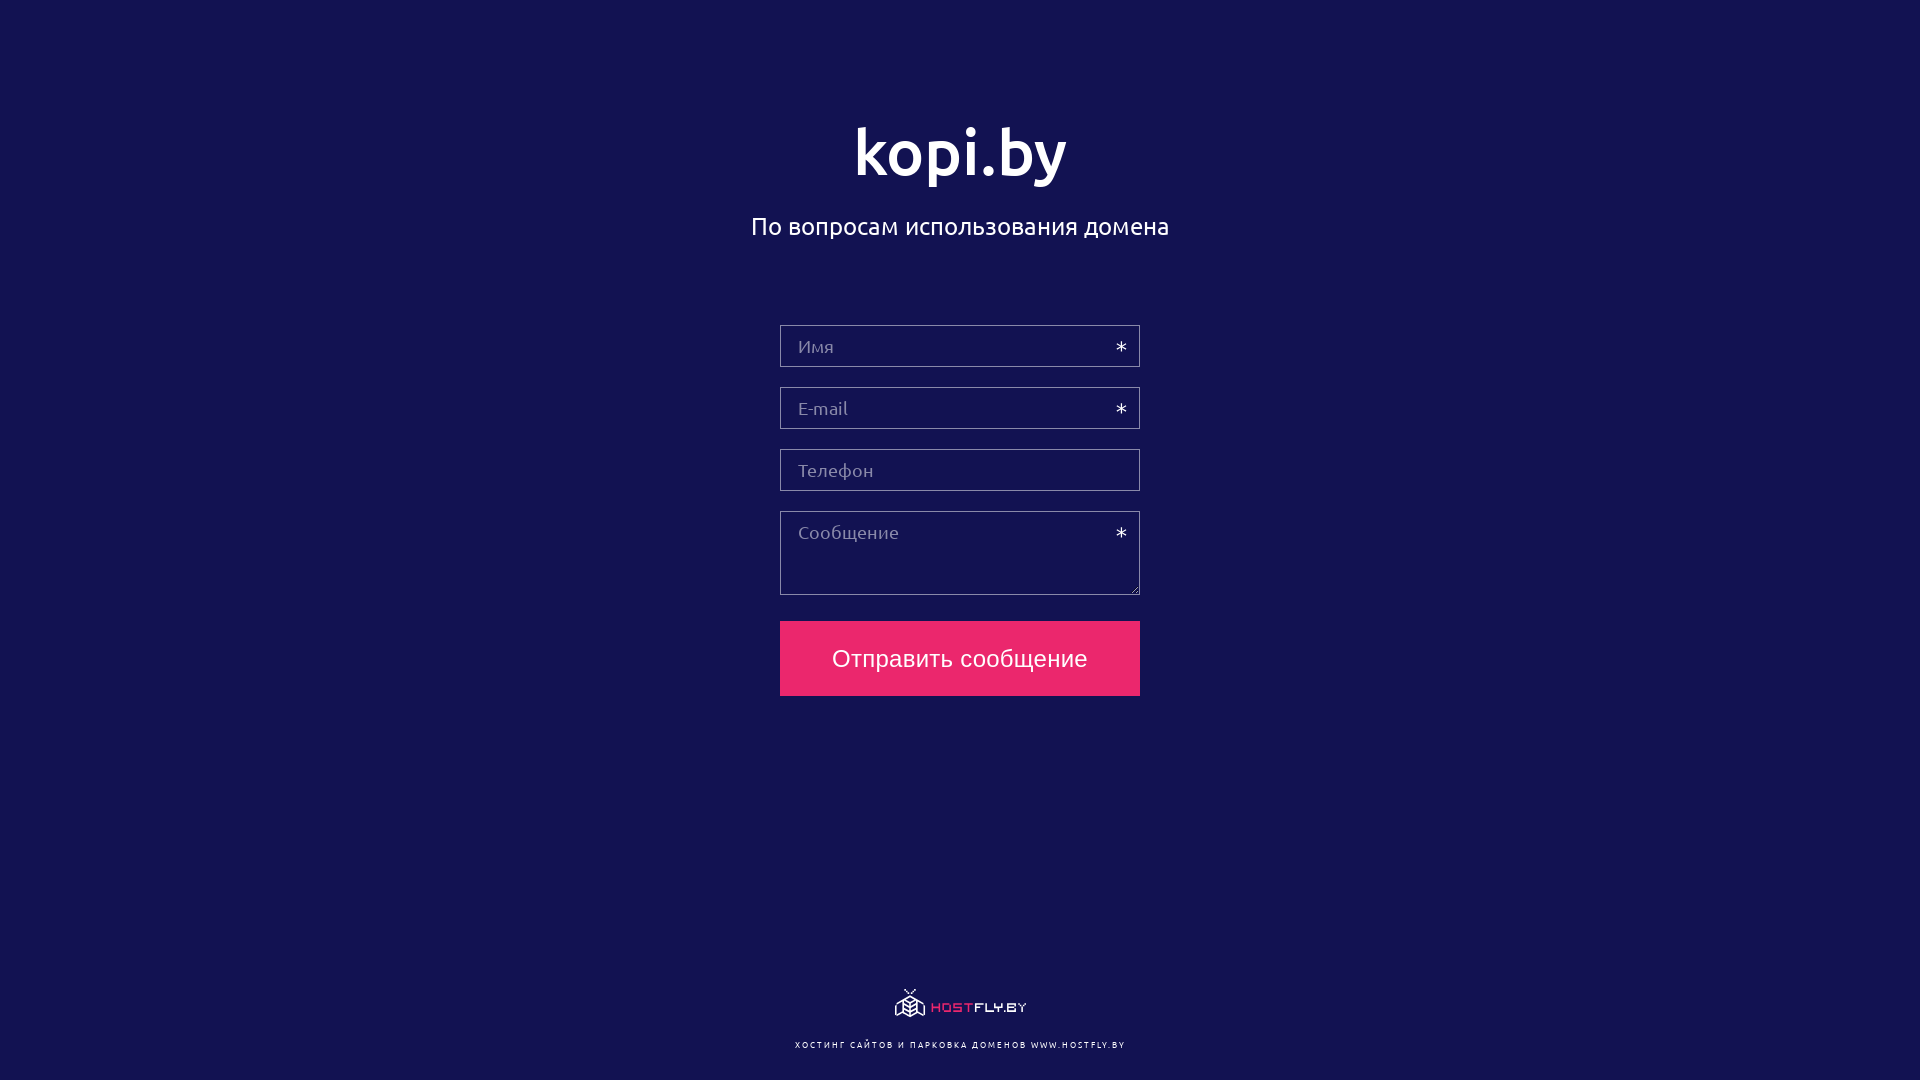 The width and height of the screenshot is (1920, 1080). Describe the element at coordinates (1076, 1043) in the screenshot. I see `'WWW.HOSTFLY.BY'` at that location.